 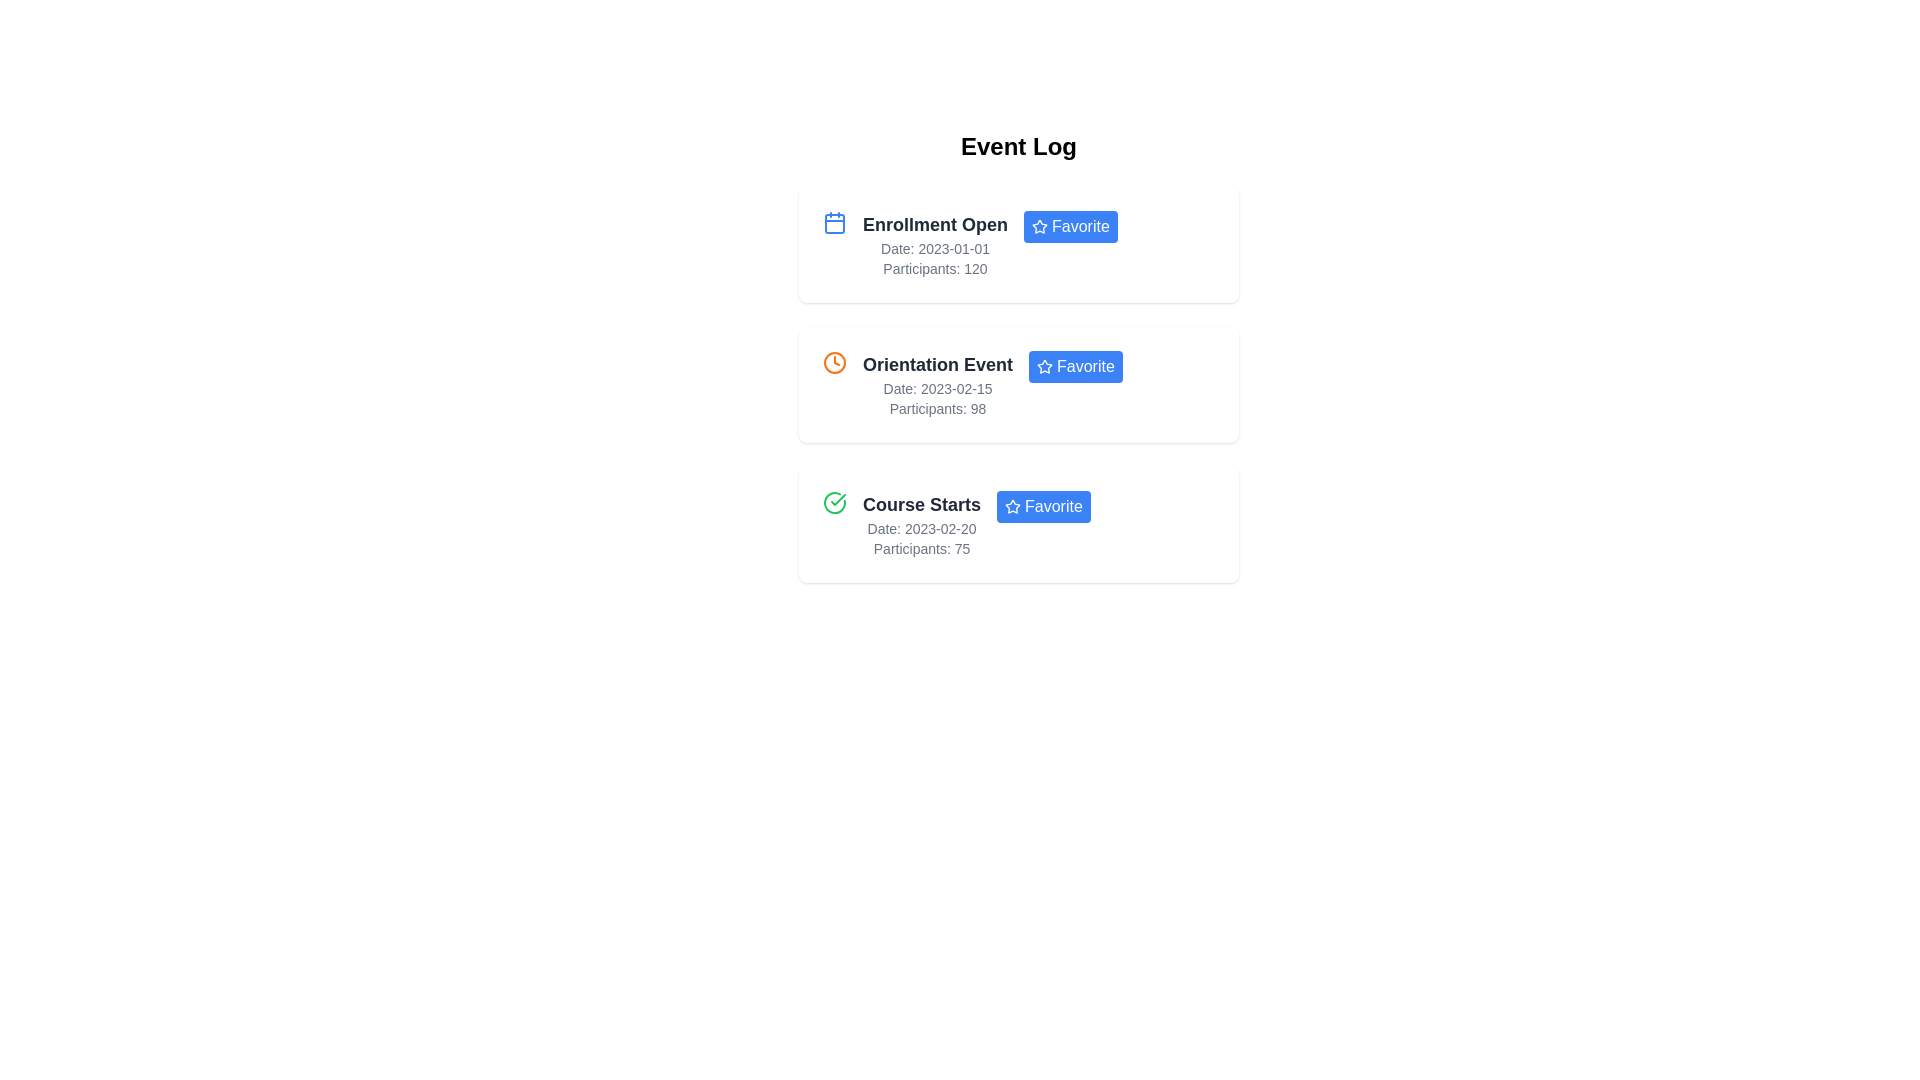 I want to click on the 'Favorite' icon embedded within the button of the second event card ('Orientation Event') to favorite or unfavorite the associated event, so click(x=1044, y=366).